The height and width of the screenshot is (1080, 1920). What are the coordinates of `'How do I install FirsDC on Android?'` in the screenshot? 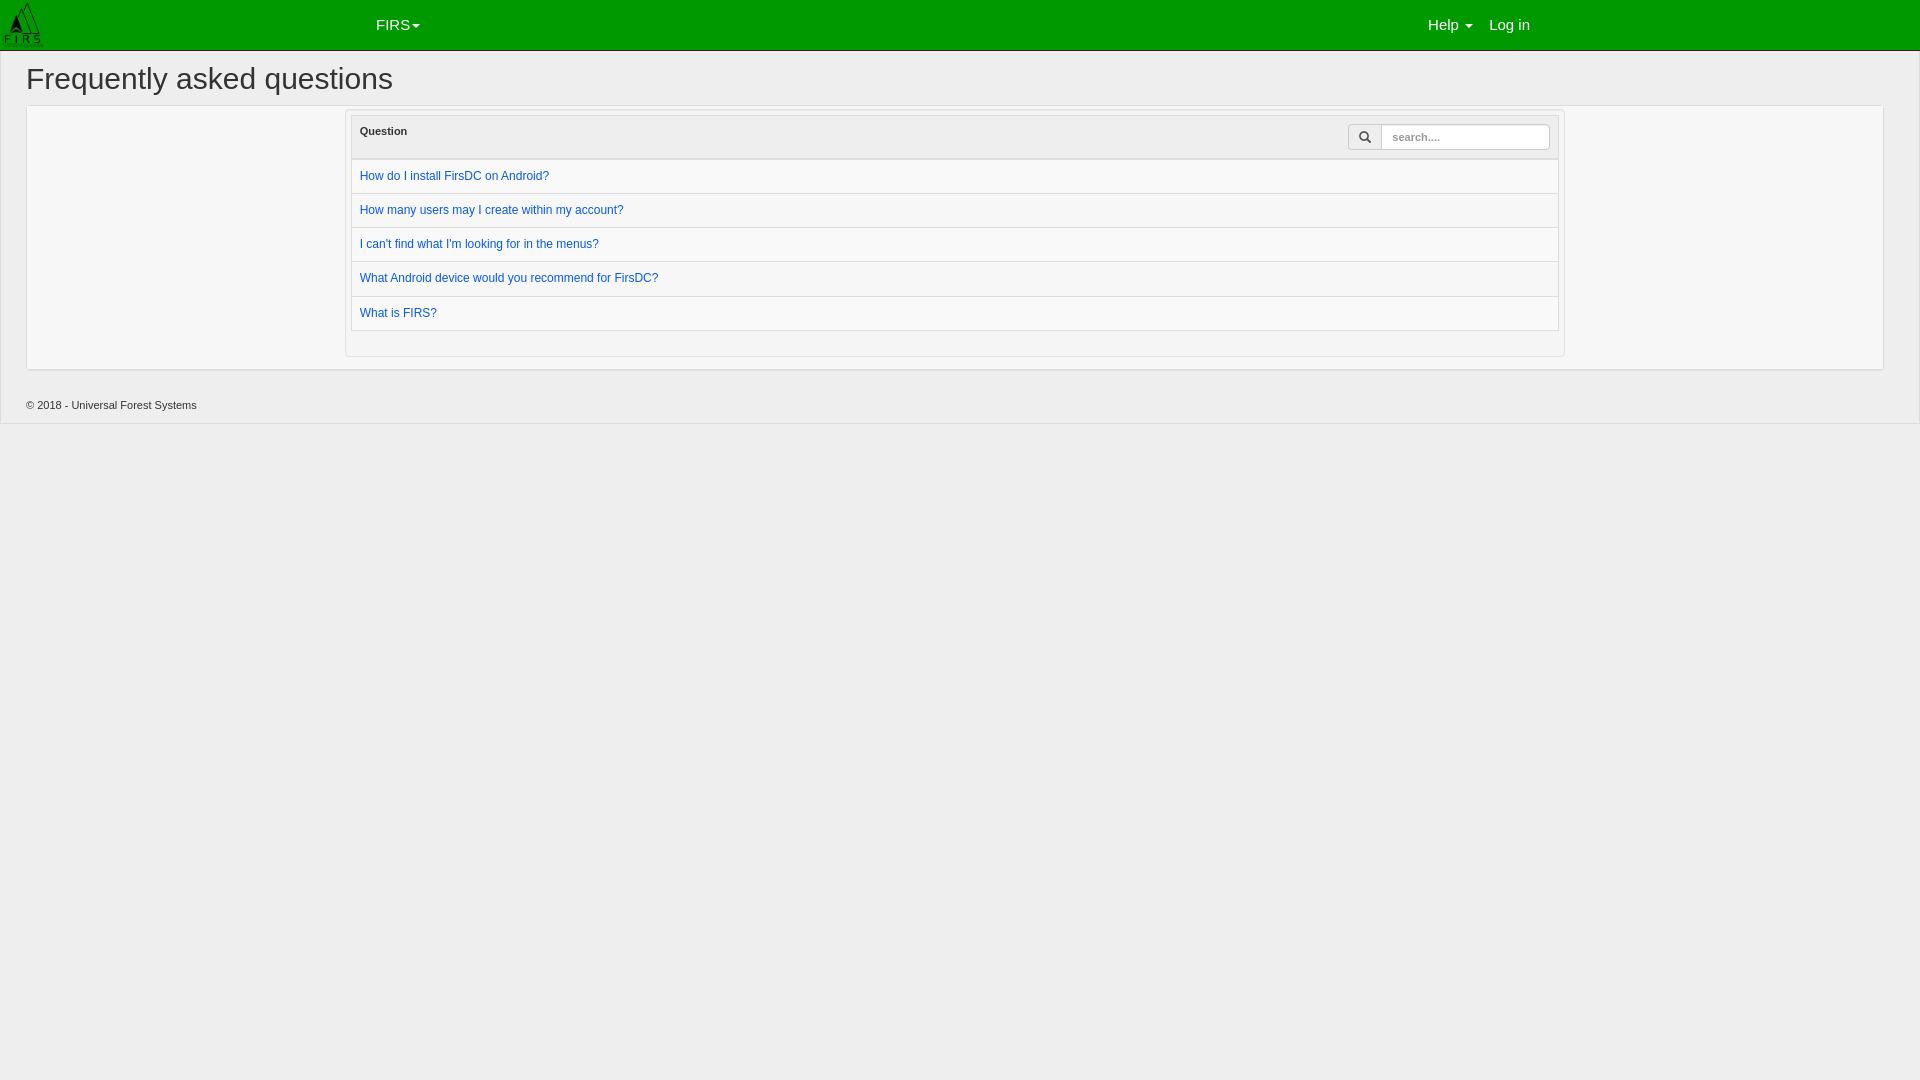 It's located at (453, 175).